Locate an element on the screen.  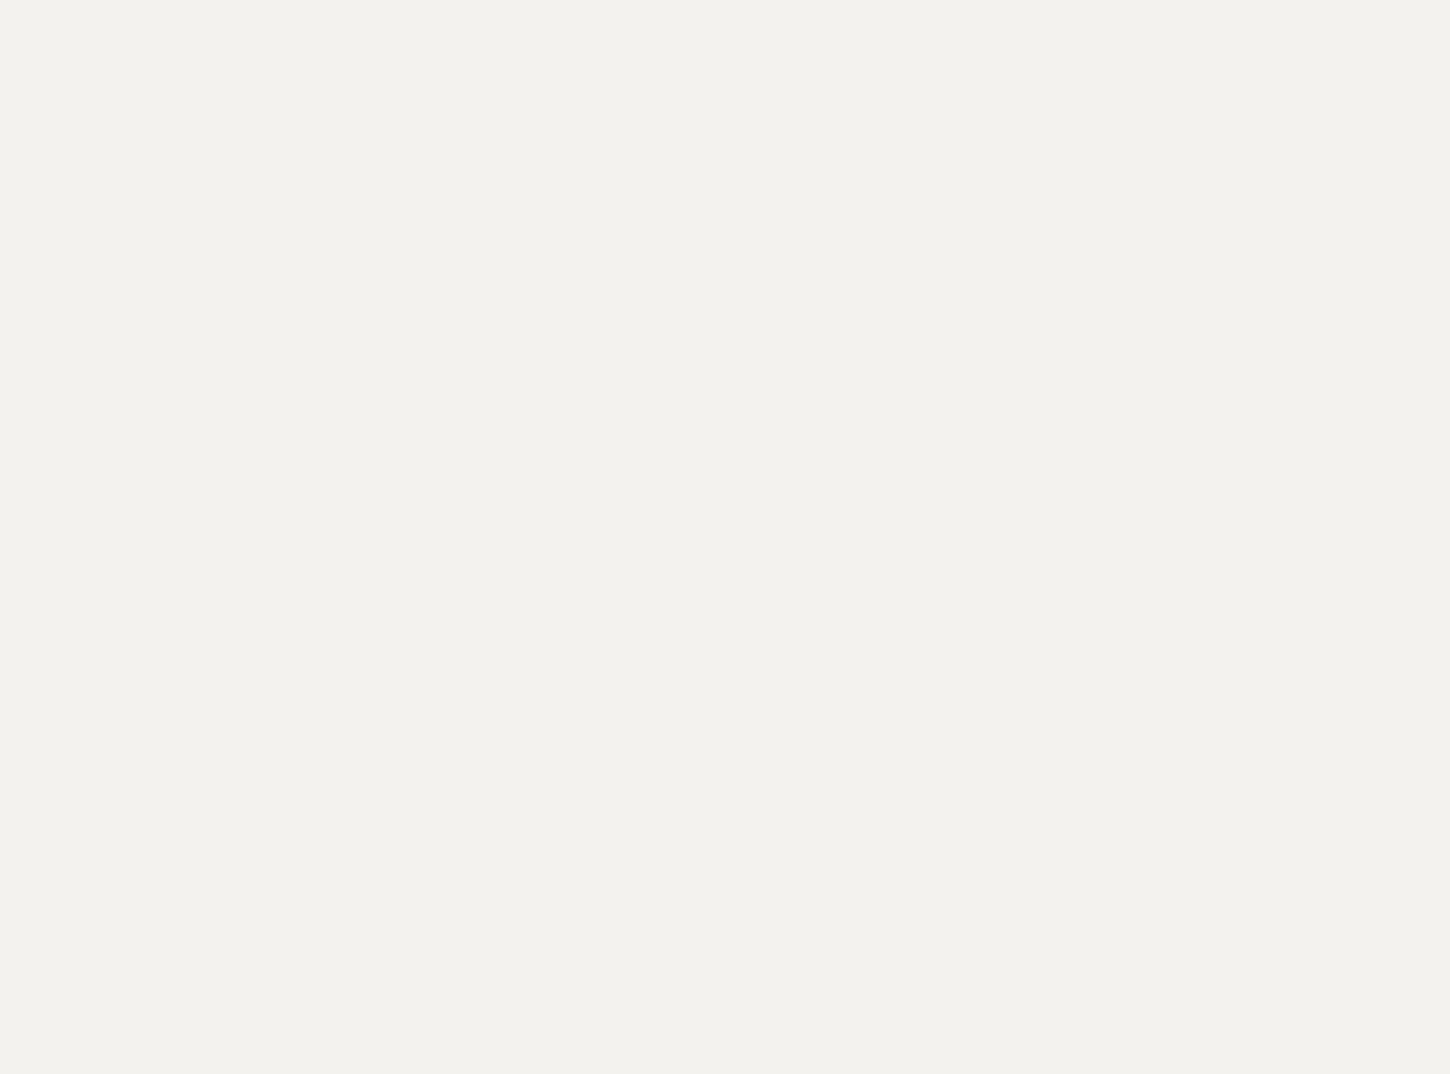
'The Canadian actress grew up in the area.' is located at coordinates (354, 1000).